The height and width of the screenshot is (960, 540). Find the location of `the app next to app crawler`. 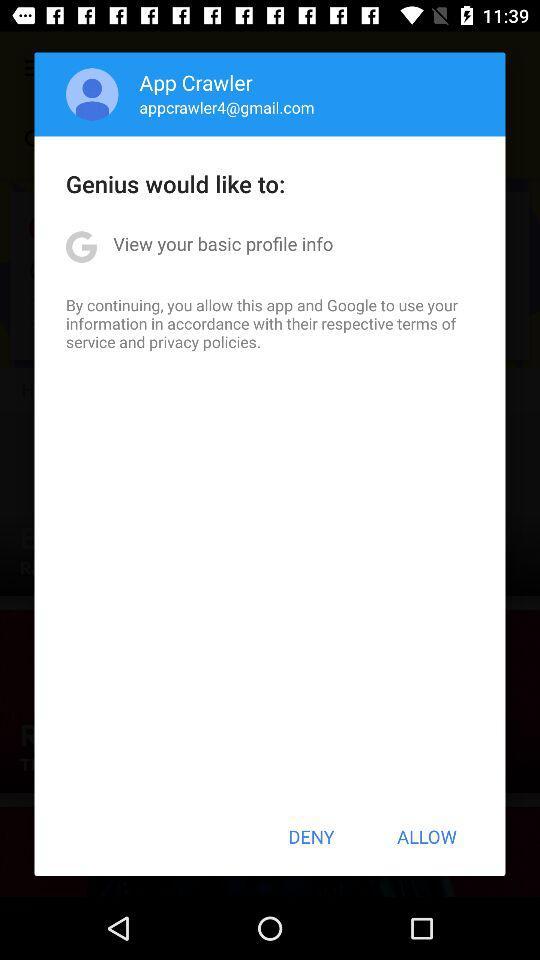

the app next to app crawler is located at coordinates (91, 94).